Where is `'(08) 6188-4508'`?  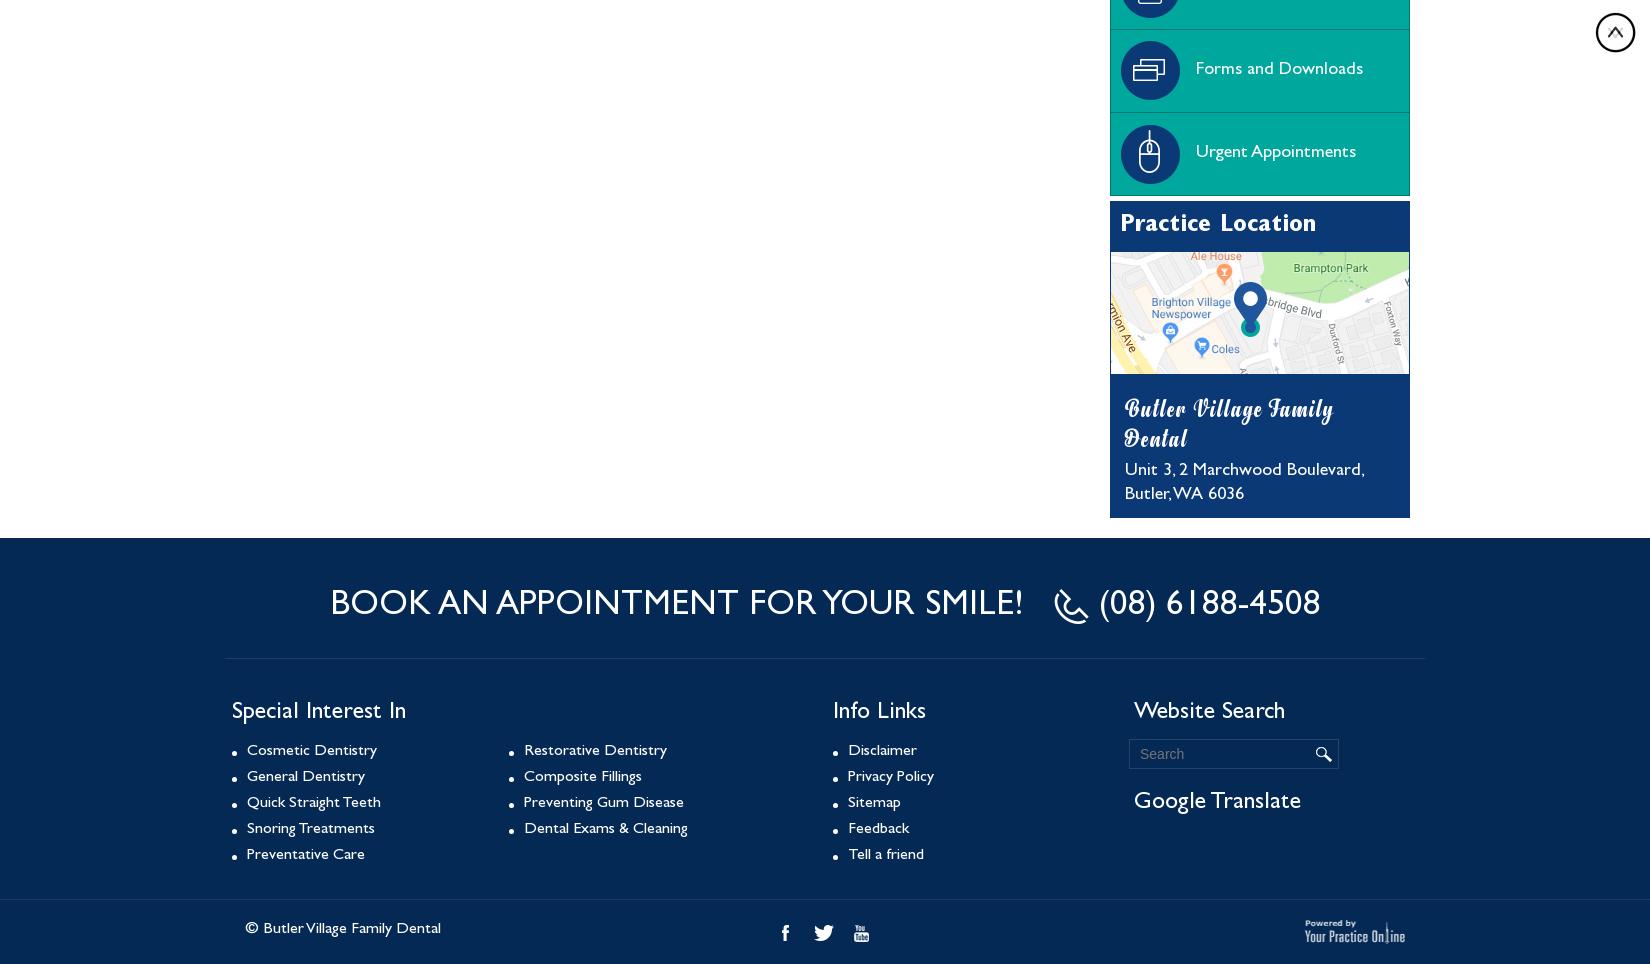
'(08) 6188-4508' is located at coordinates (1208, 607).